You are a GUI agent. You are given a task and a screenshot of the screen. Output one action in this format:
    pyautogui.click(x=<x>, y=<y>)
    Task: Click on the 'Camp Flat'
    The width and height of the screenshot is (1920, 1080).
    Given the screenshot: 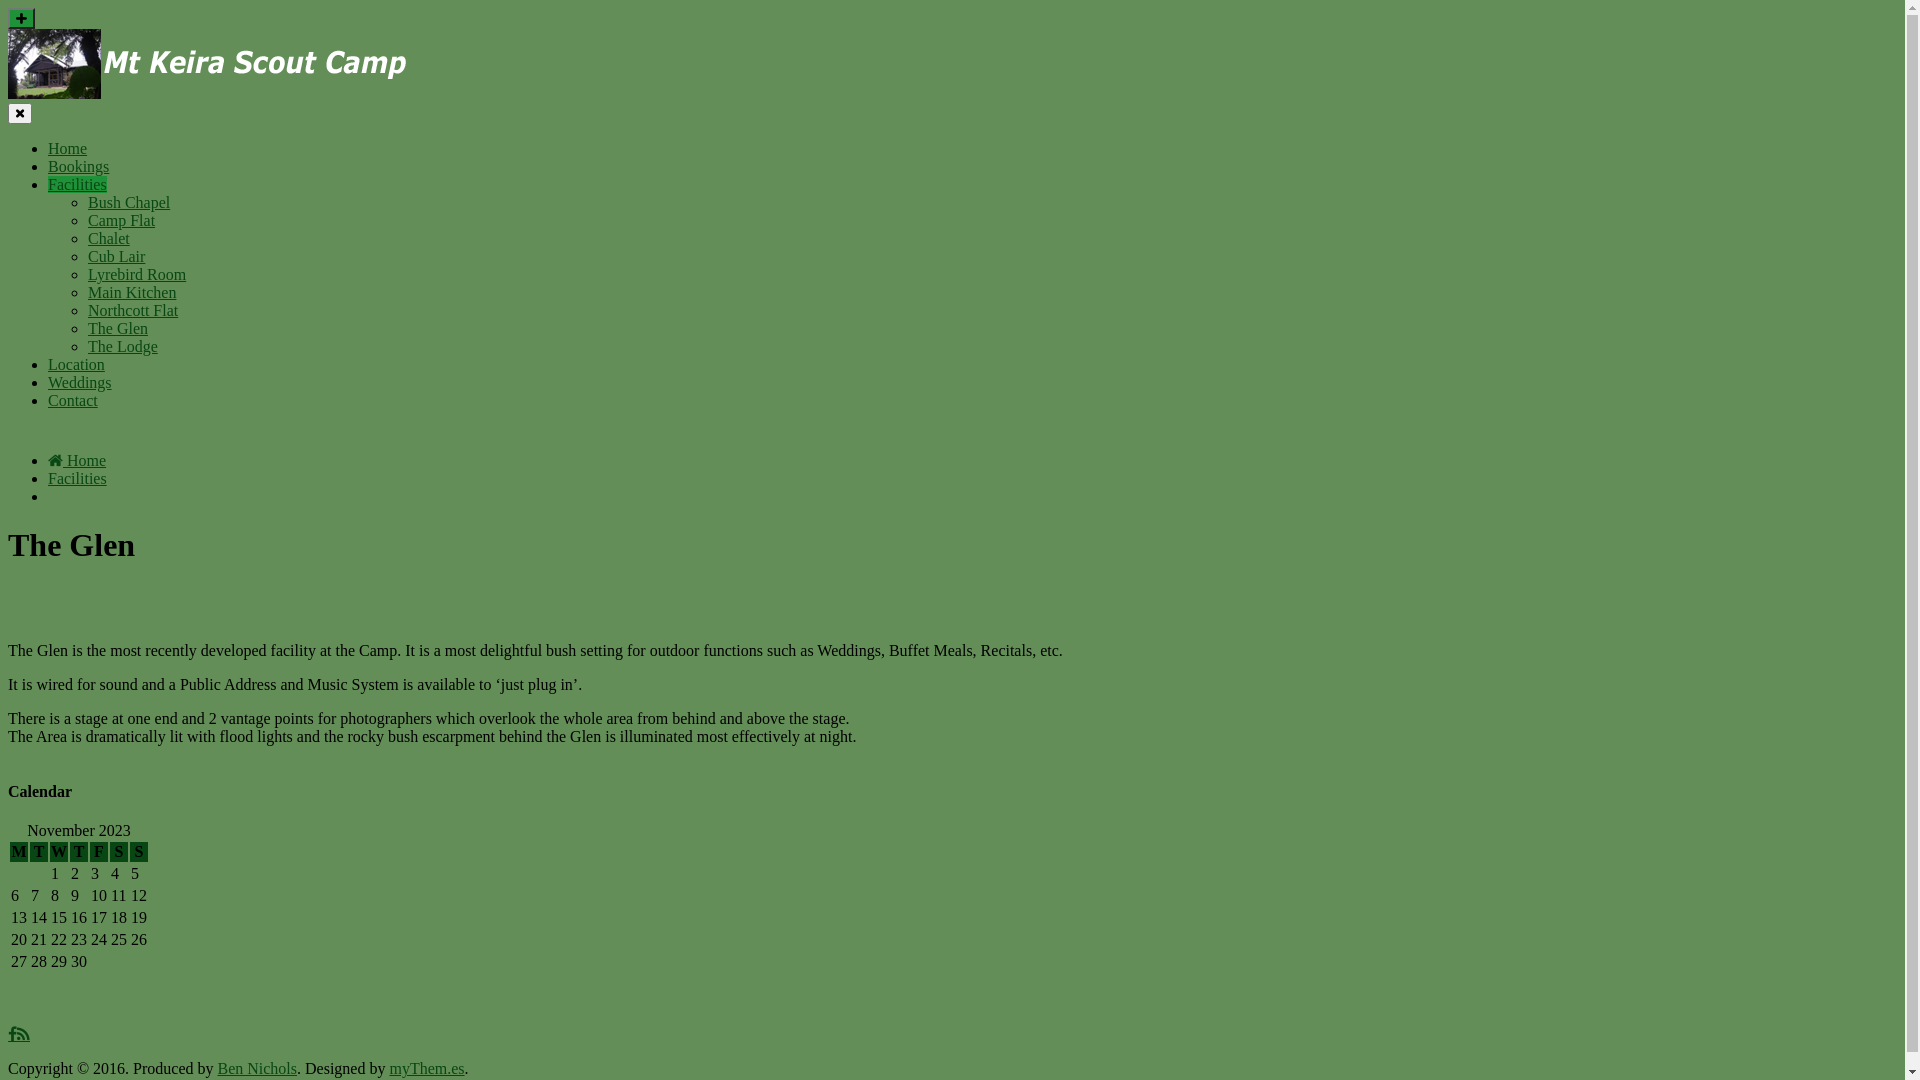 What is the action you would take?
    pyautogui.click(x=120, y=220)
    